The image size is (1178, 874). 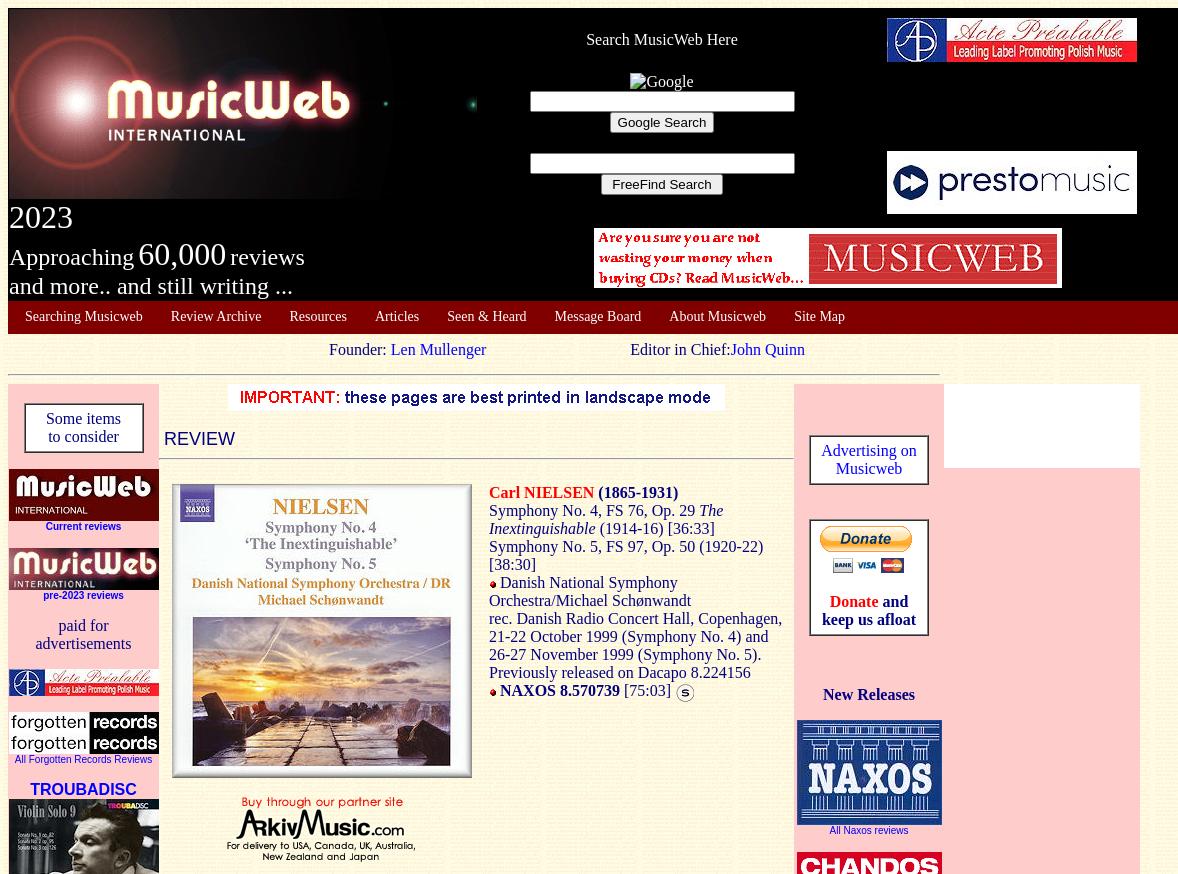 I want to click on 'Monthly 
                index', so click(x=64, y=341).